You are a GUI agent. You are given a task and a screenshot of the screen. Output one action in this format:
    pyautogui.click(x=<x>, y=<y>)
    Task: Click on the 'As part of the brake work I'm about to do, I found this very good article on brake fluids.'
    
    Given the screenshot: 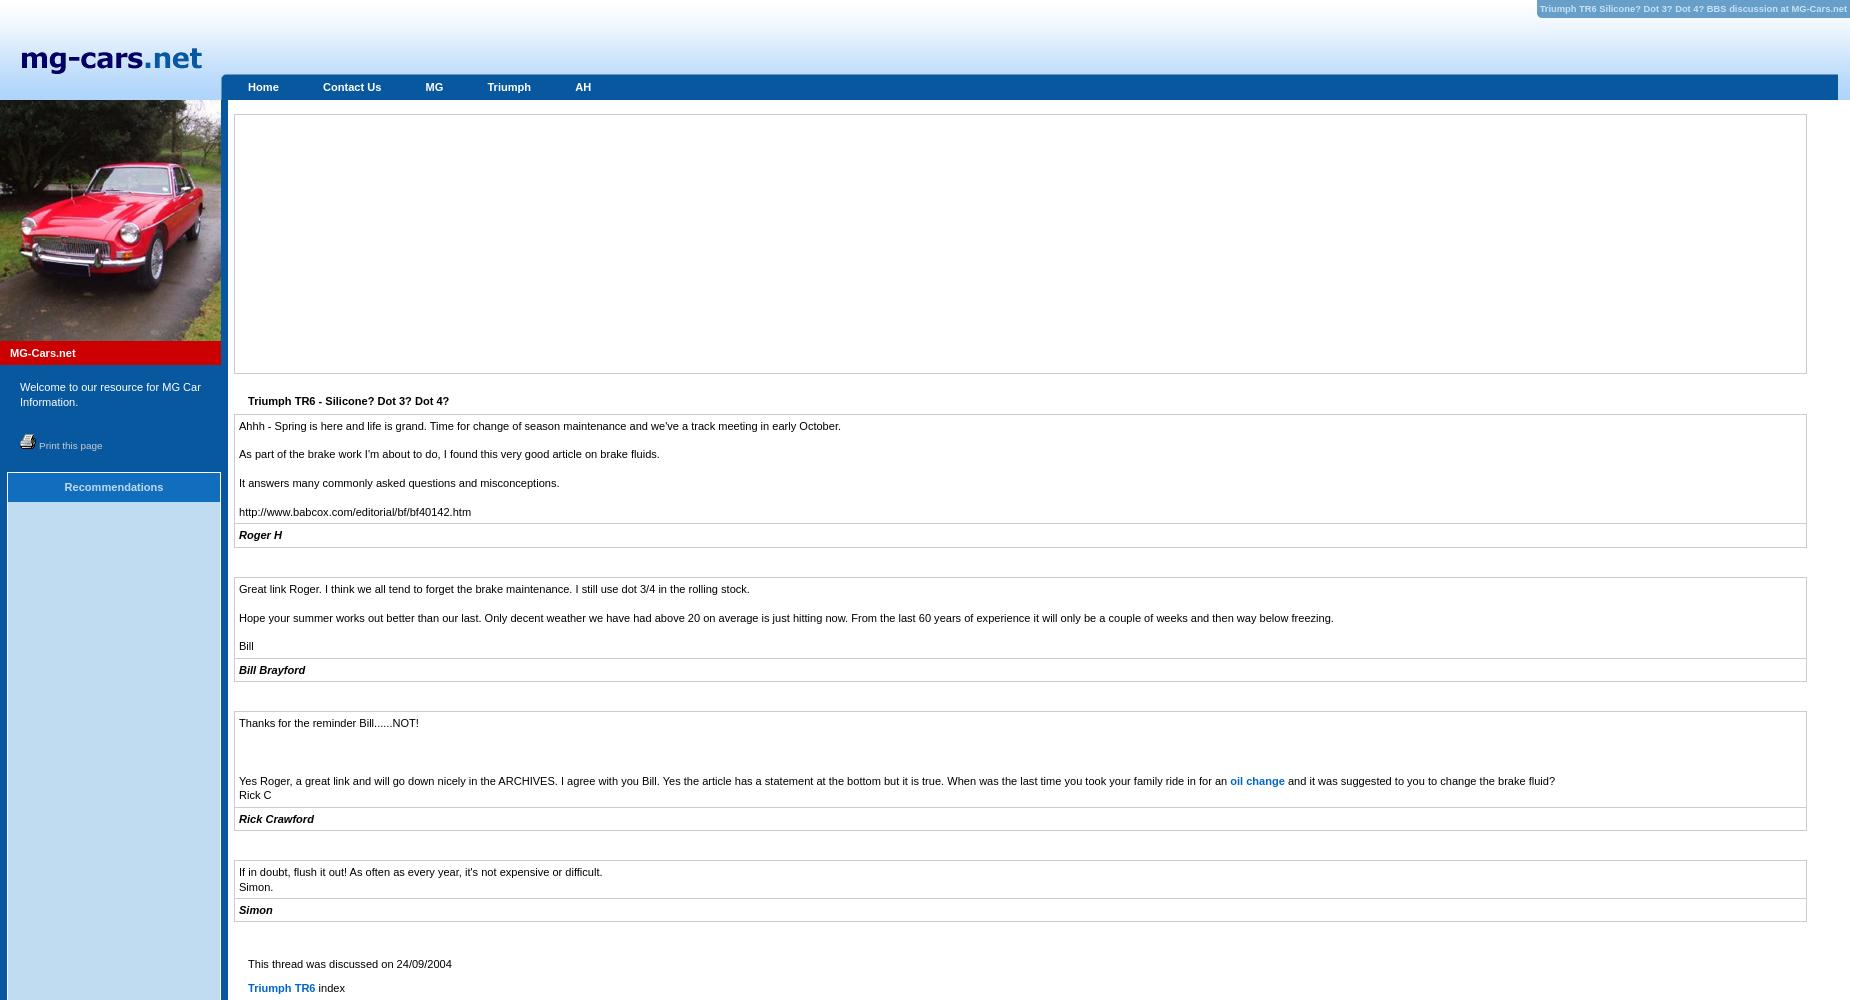 What is the action you would take?
    pyautogui.click(x=447, y=453)
    